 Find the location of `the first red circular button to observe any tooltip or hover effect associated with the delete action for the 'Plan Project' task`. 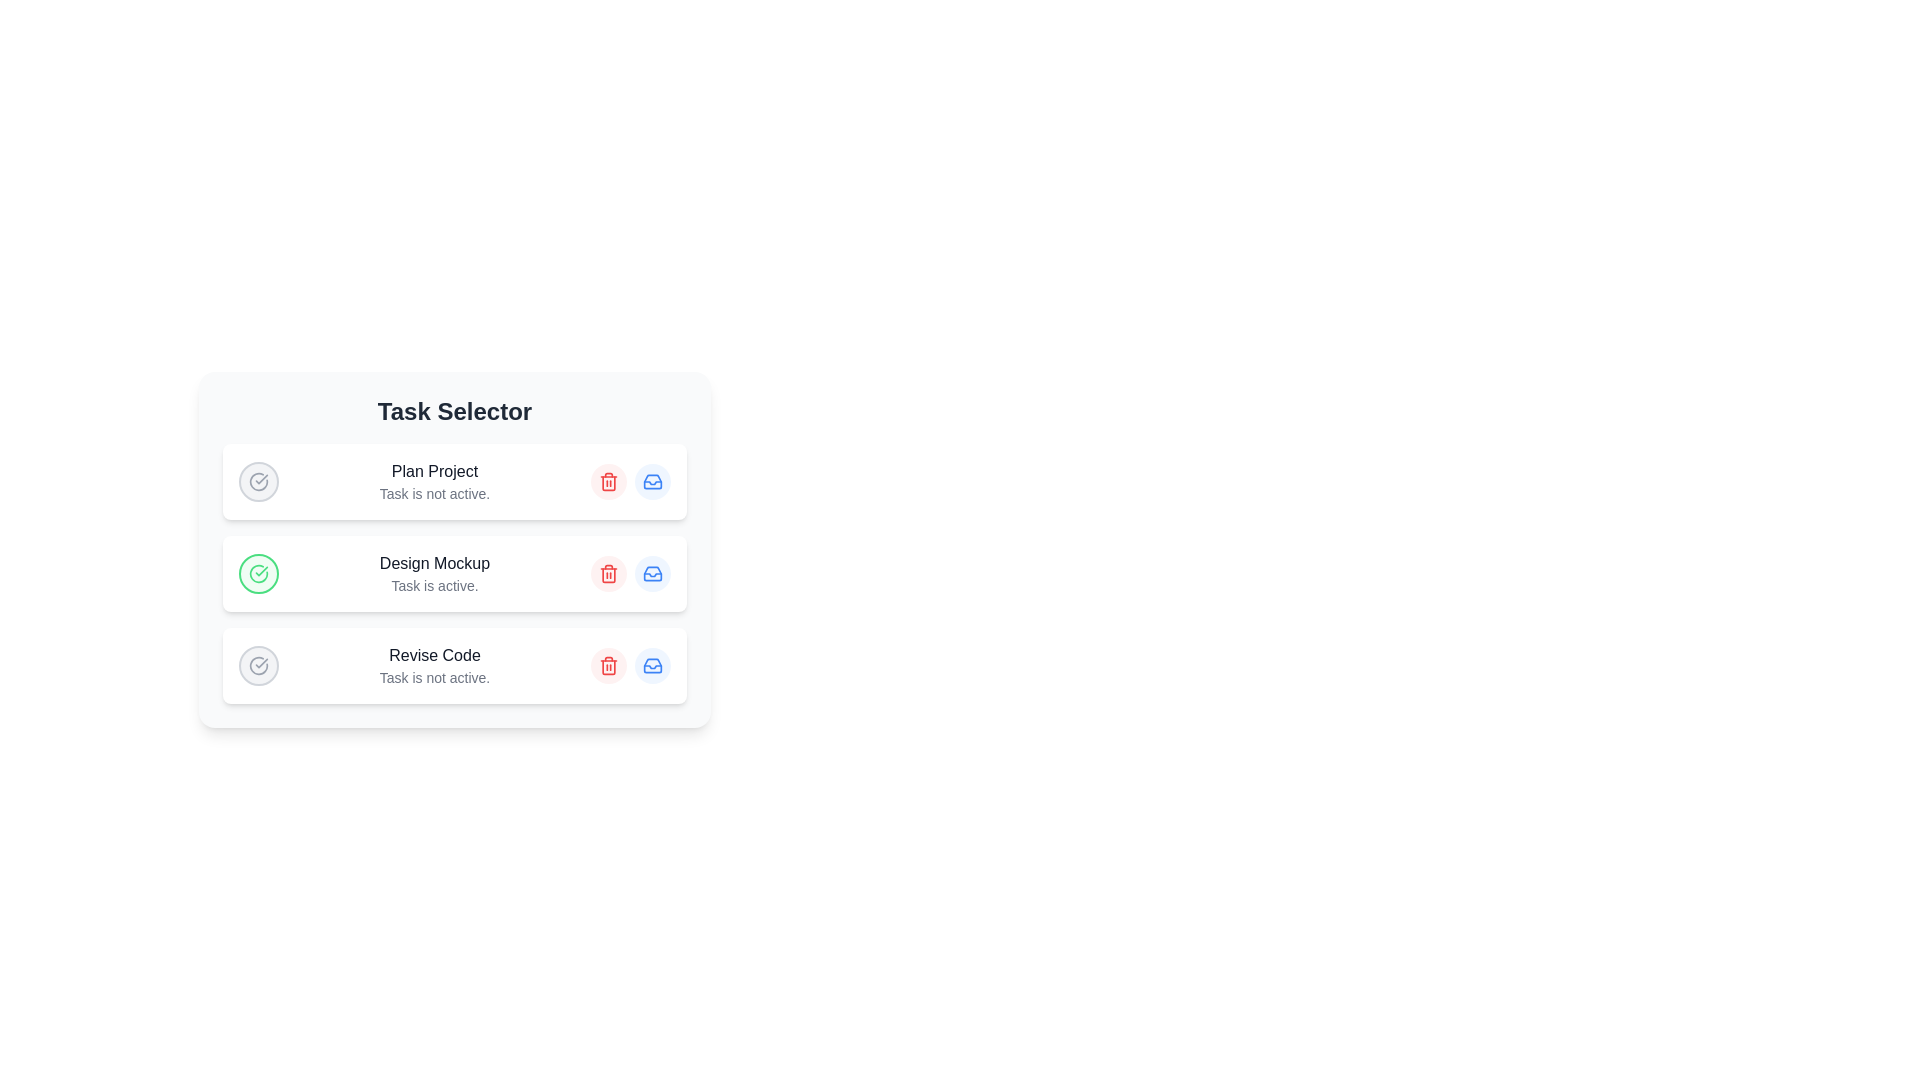

the first red circular button to observe any tooltip or hover effect associated with the delete action for the 'Plan Project' task is located at coordinates (608, 482).